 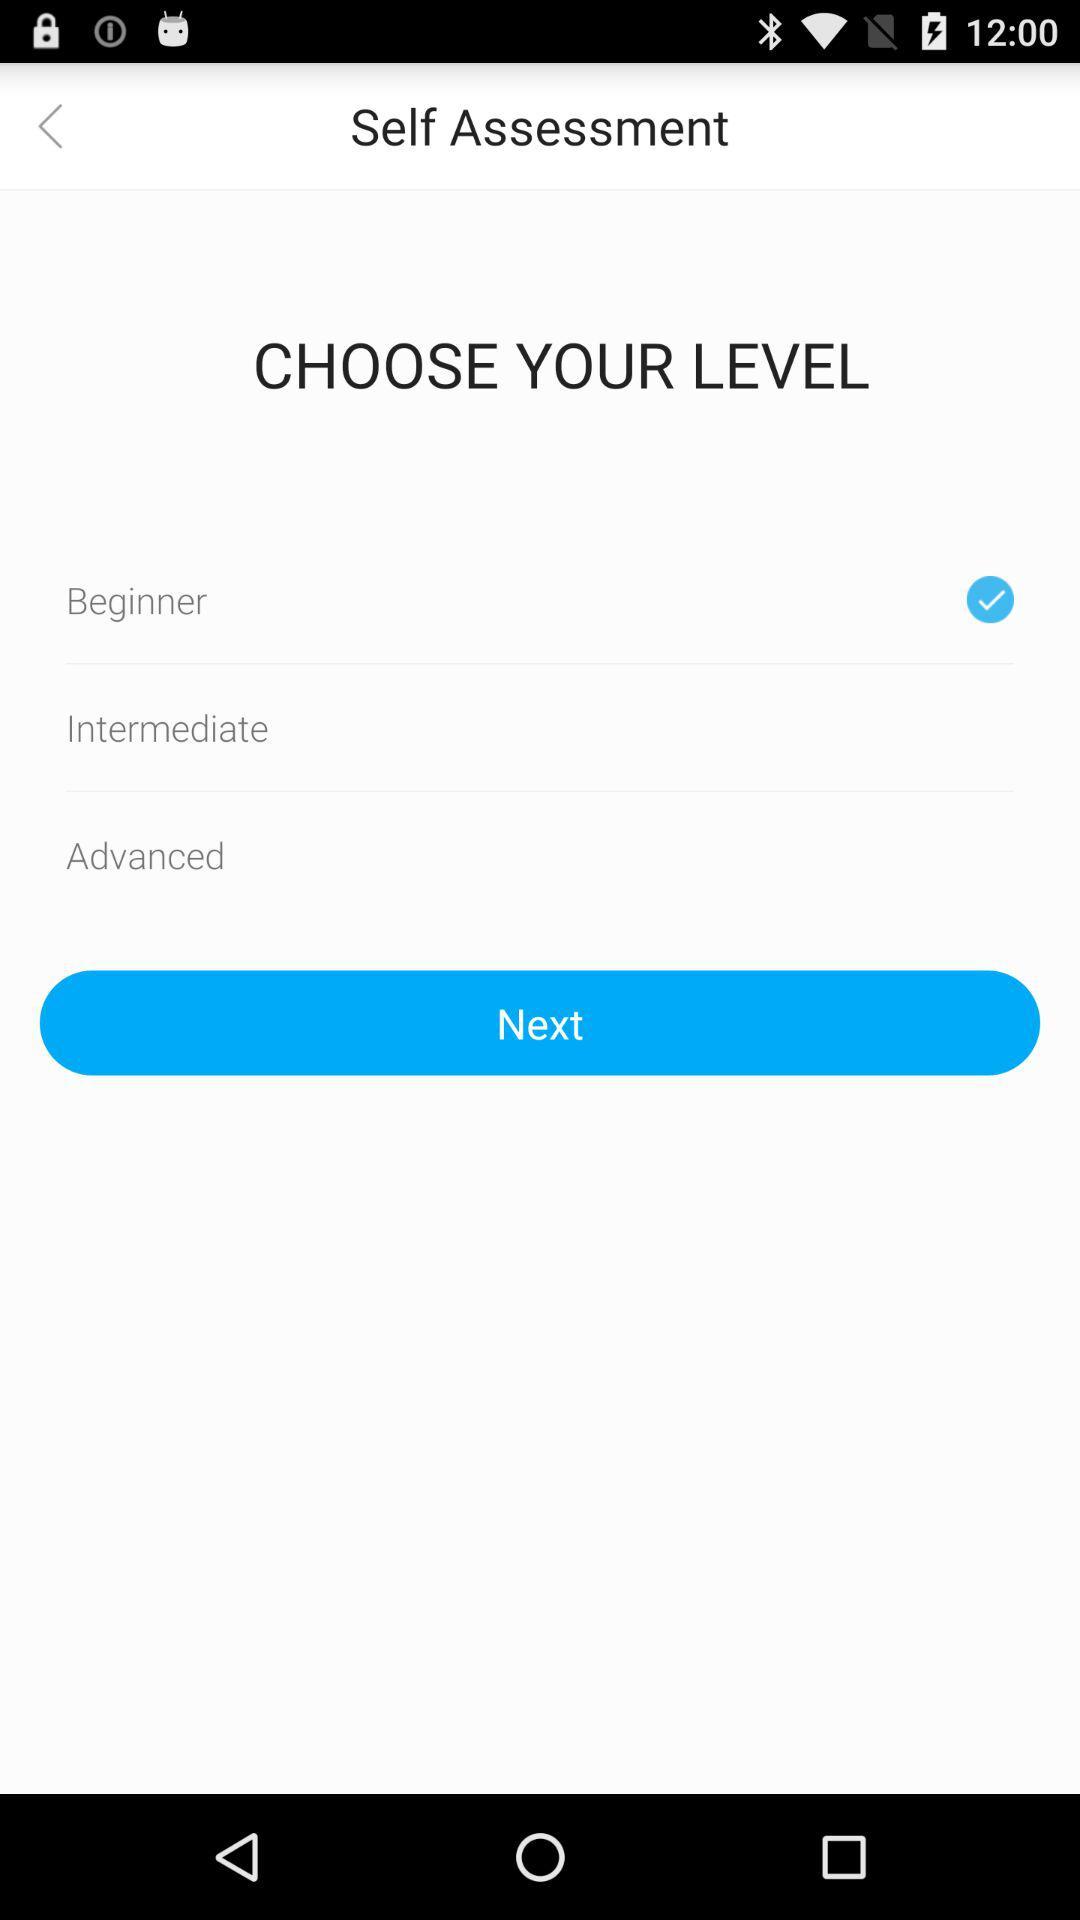 What do you see at coordinates (540, 1022) in the screenshot?
I see `the next` at bounding box center [540, 1022].